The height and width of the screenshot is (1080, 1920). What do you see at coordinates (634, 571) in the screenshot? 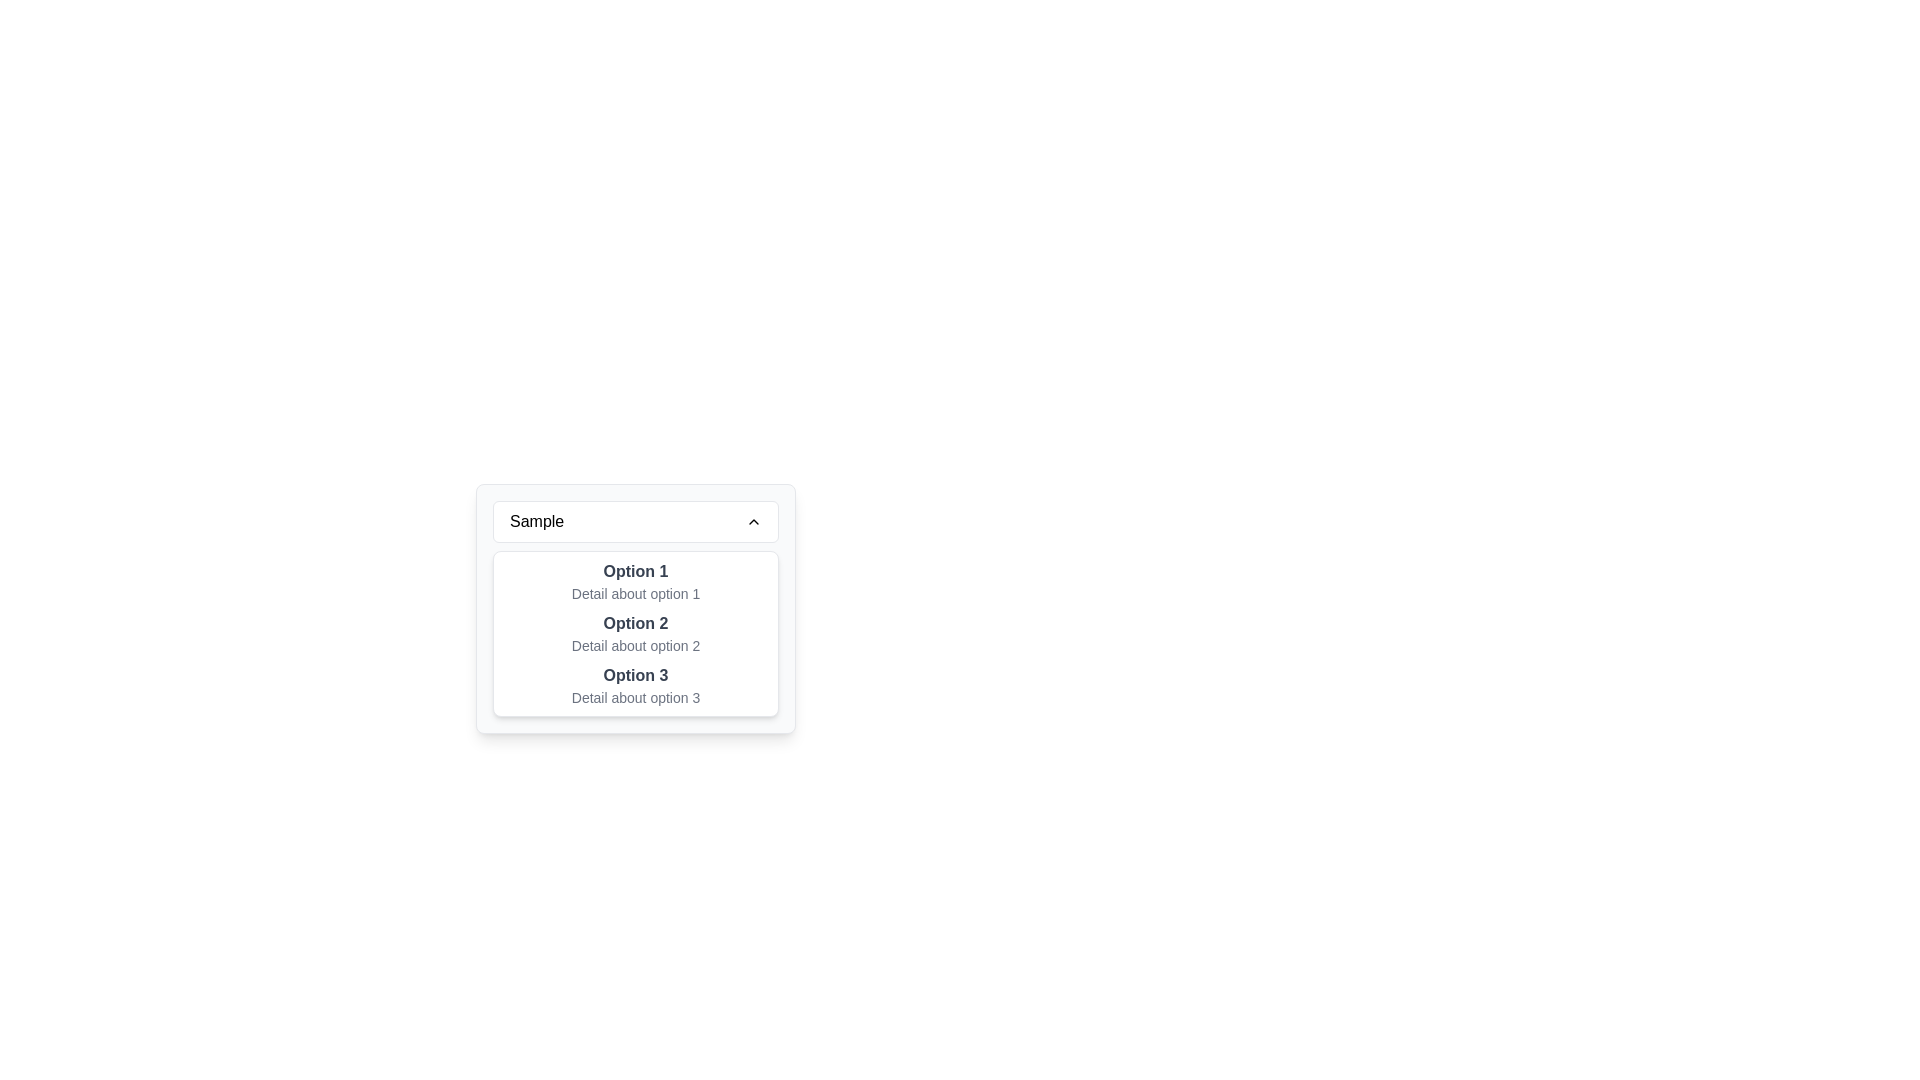
I see `the first selectable option label` at bounding box center [634, 571].